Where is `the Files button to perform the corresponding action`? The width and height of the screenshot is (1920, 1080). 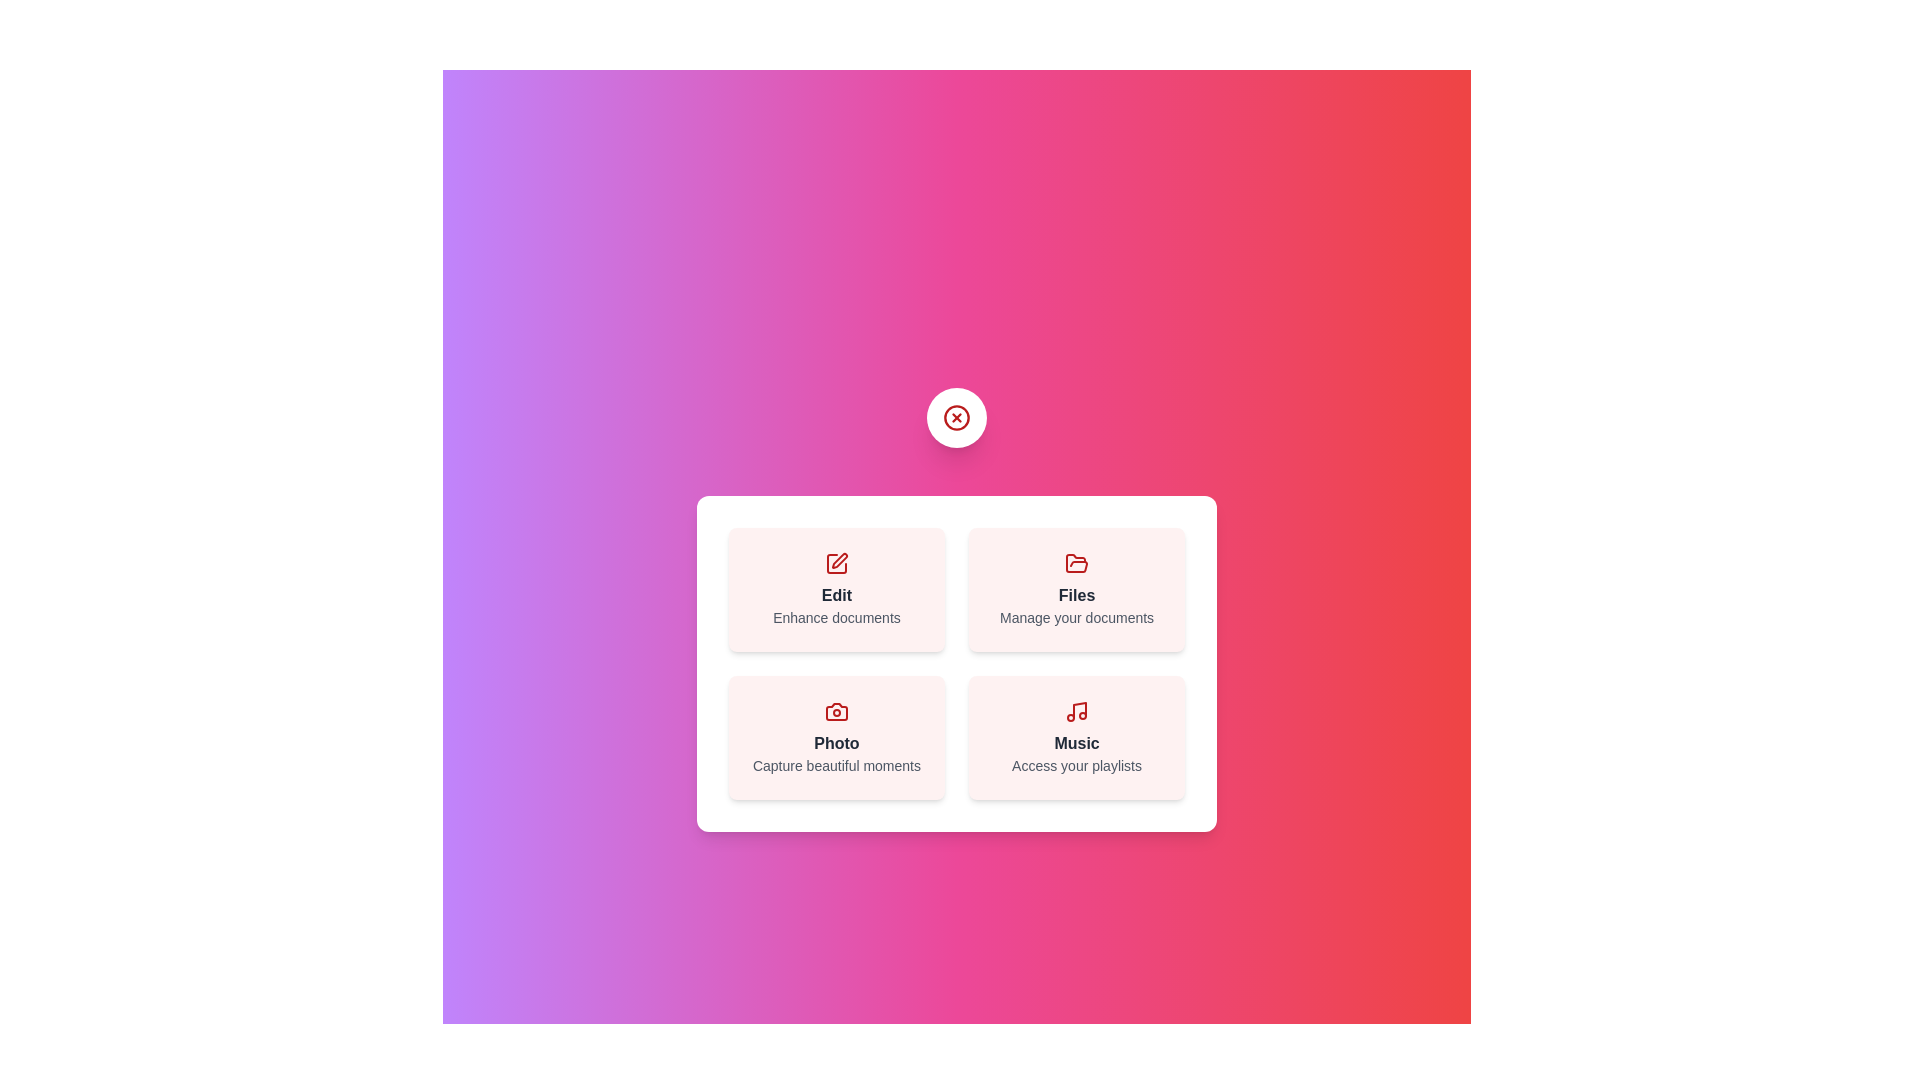 the Files button to perform the corresponding action is located at coordinates (1076, 589).